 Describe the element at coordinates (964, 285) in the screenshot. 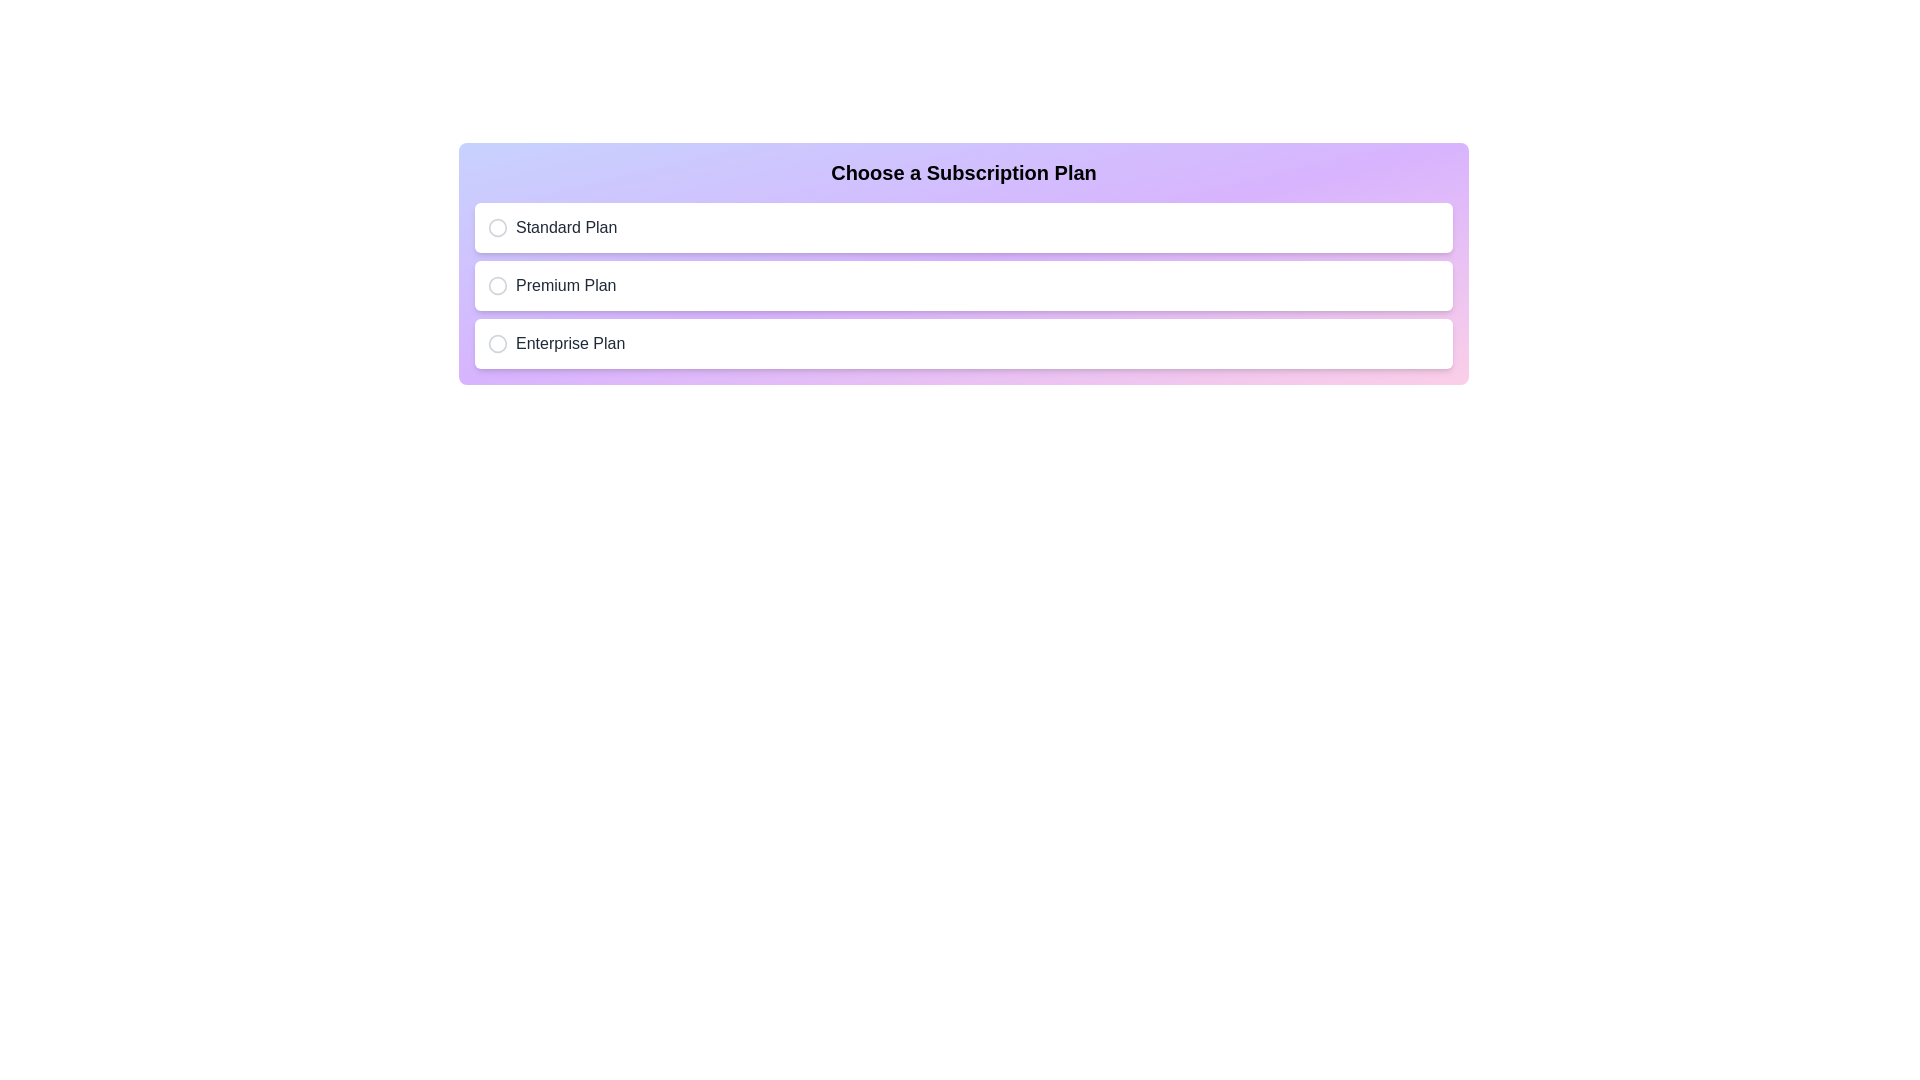

I see `the 'Premium Plan' button` at that location.